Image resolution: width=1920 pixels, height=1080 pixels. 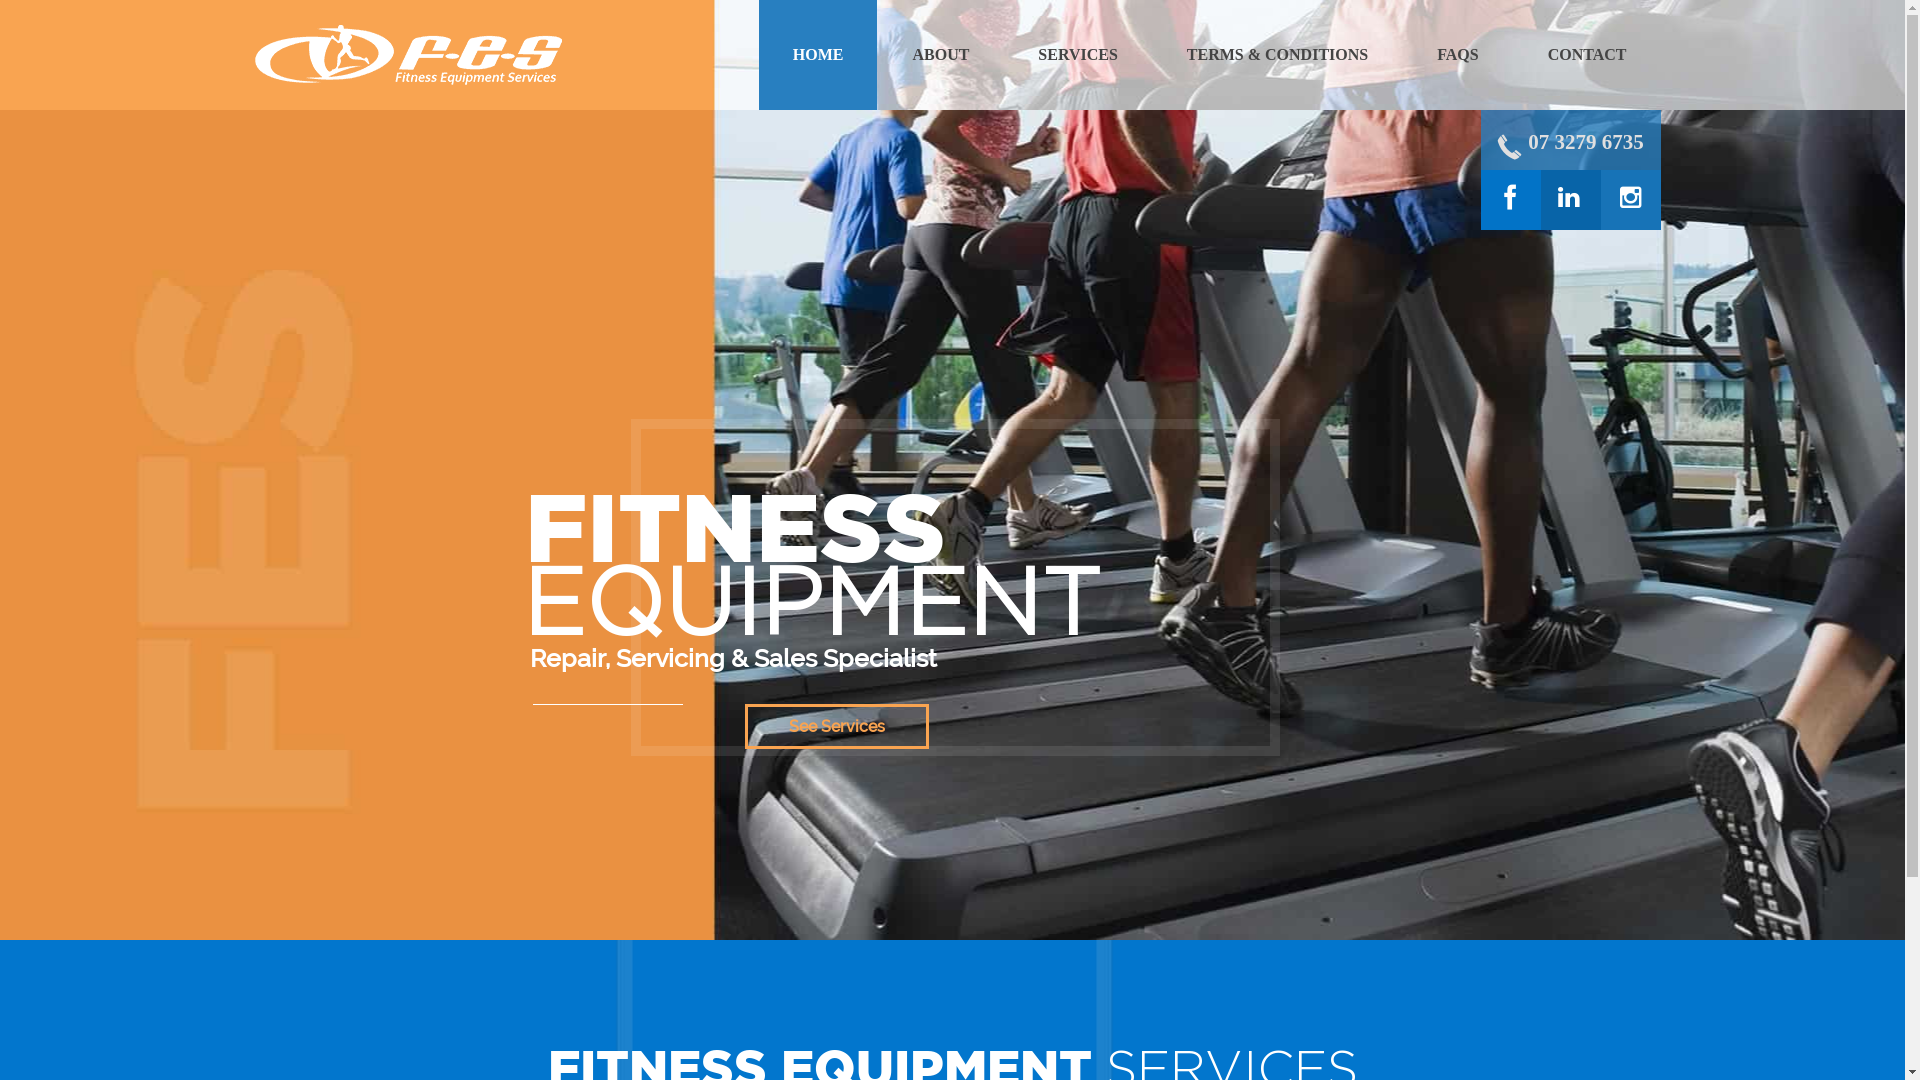 I want to click on 'TERMS & CONDITIONS', so click(x=1152, y=53).